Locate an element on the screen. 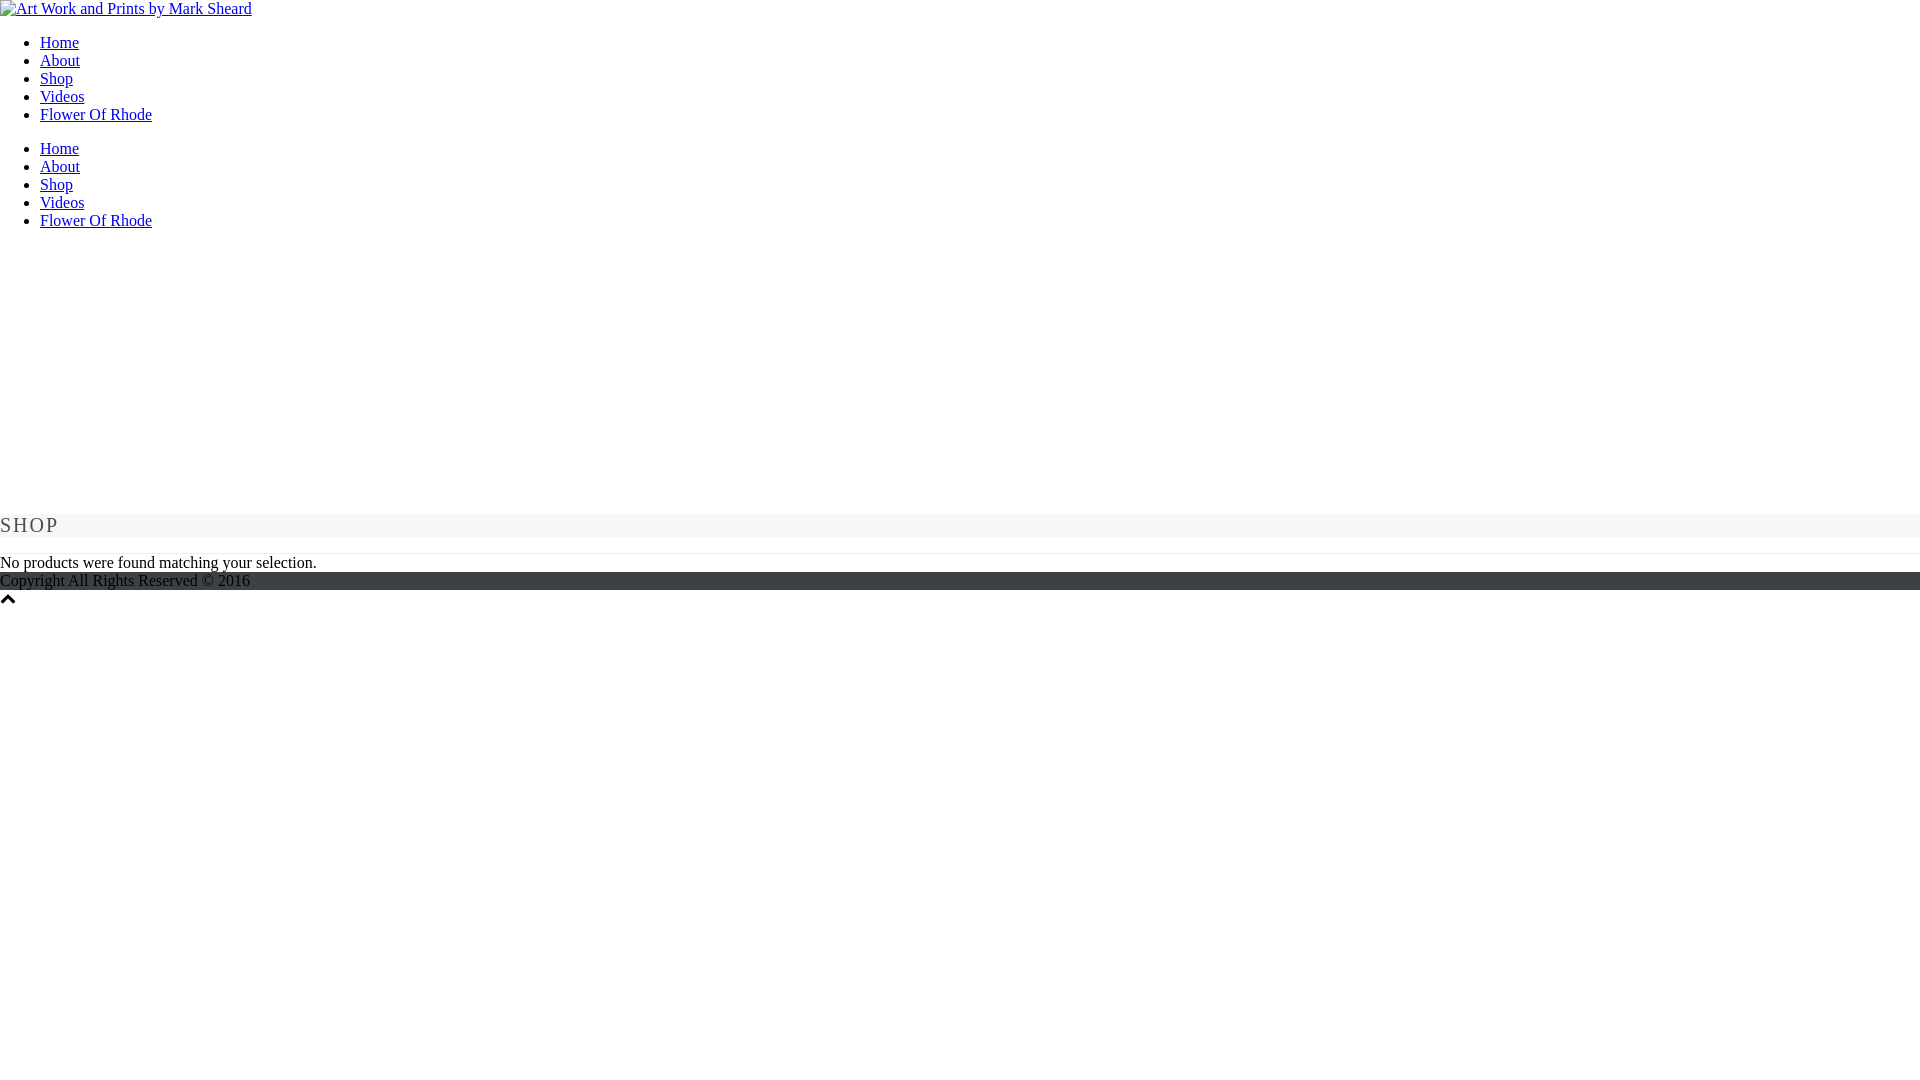  'Videos' is located at coordinates (62, 202).